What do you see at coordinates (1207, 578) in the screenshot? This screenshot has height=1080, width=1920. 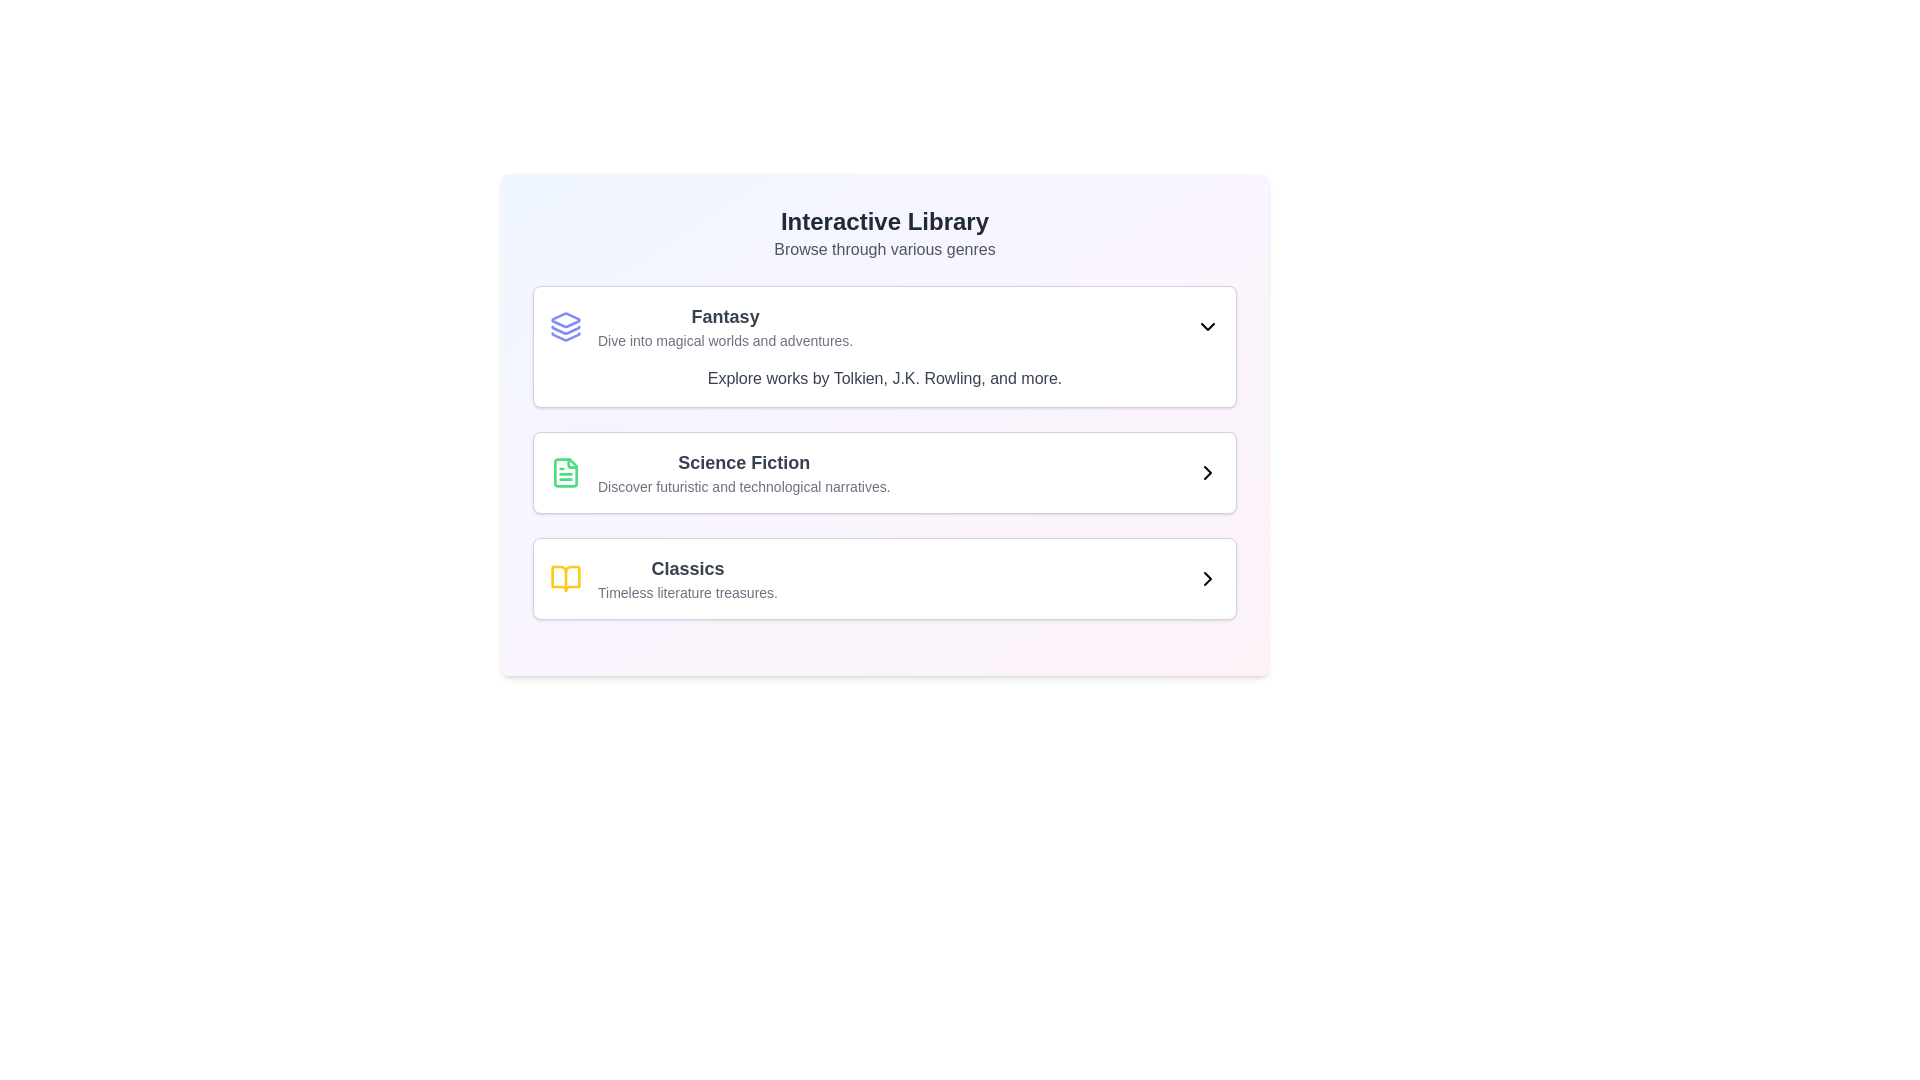 I see `the right-pointing Chevron icon located at the far right of the 'Classics' row` at bounding box center [1207, 578].